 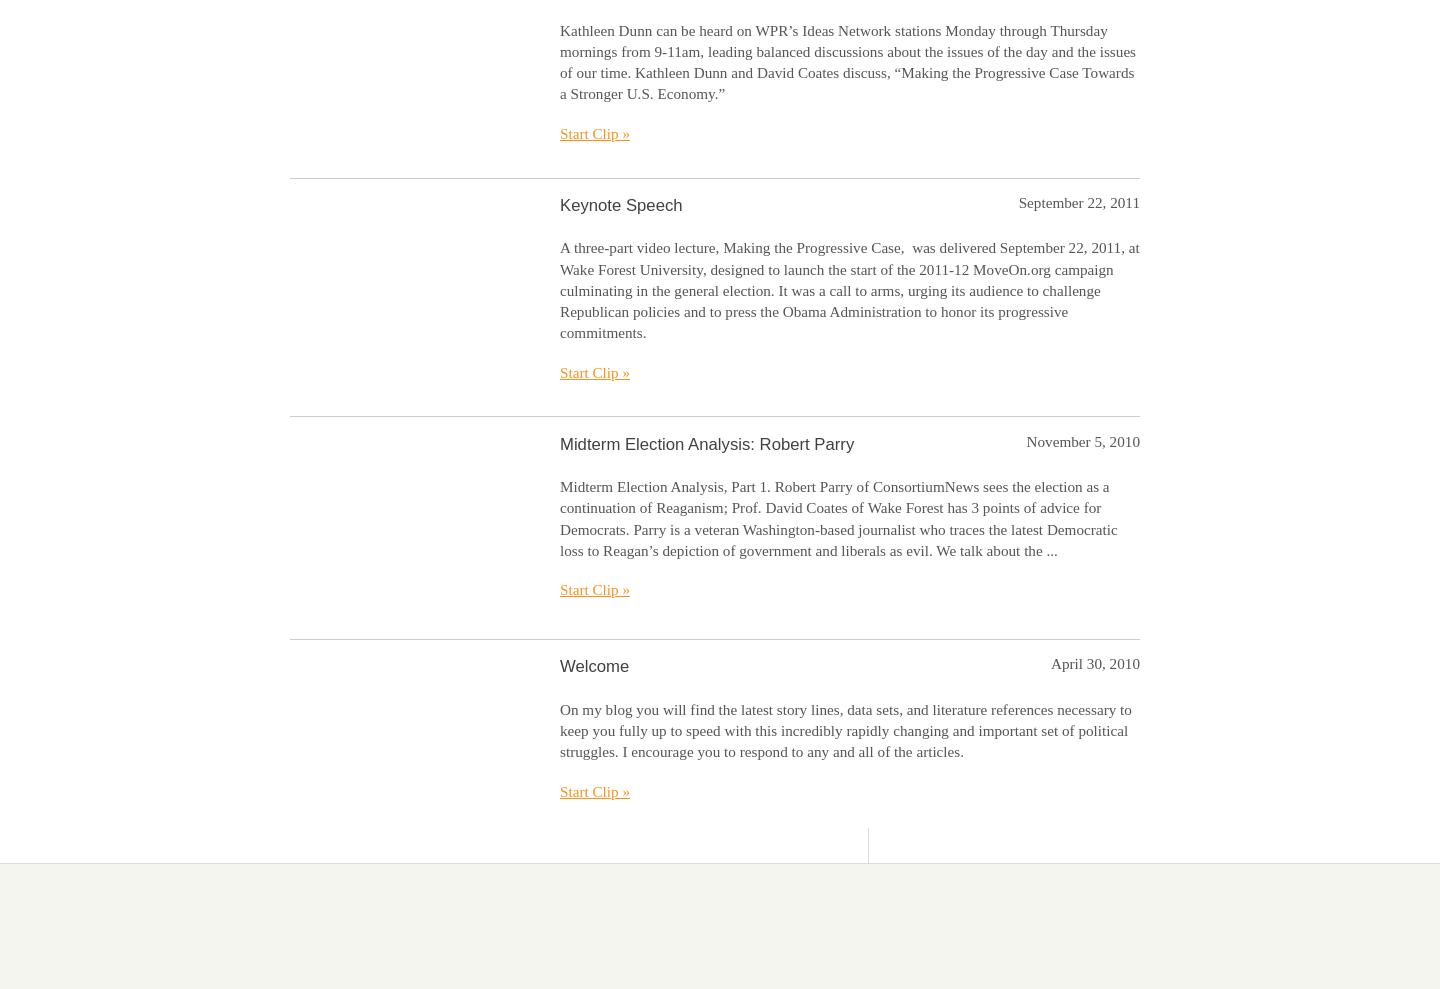 What do you see at coordinates (594, 665) in the screenshot?
I see `'Welcome'` at bounding box center [594, 665].